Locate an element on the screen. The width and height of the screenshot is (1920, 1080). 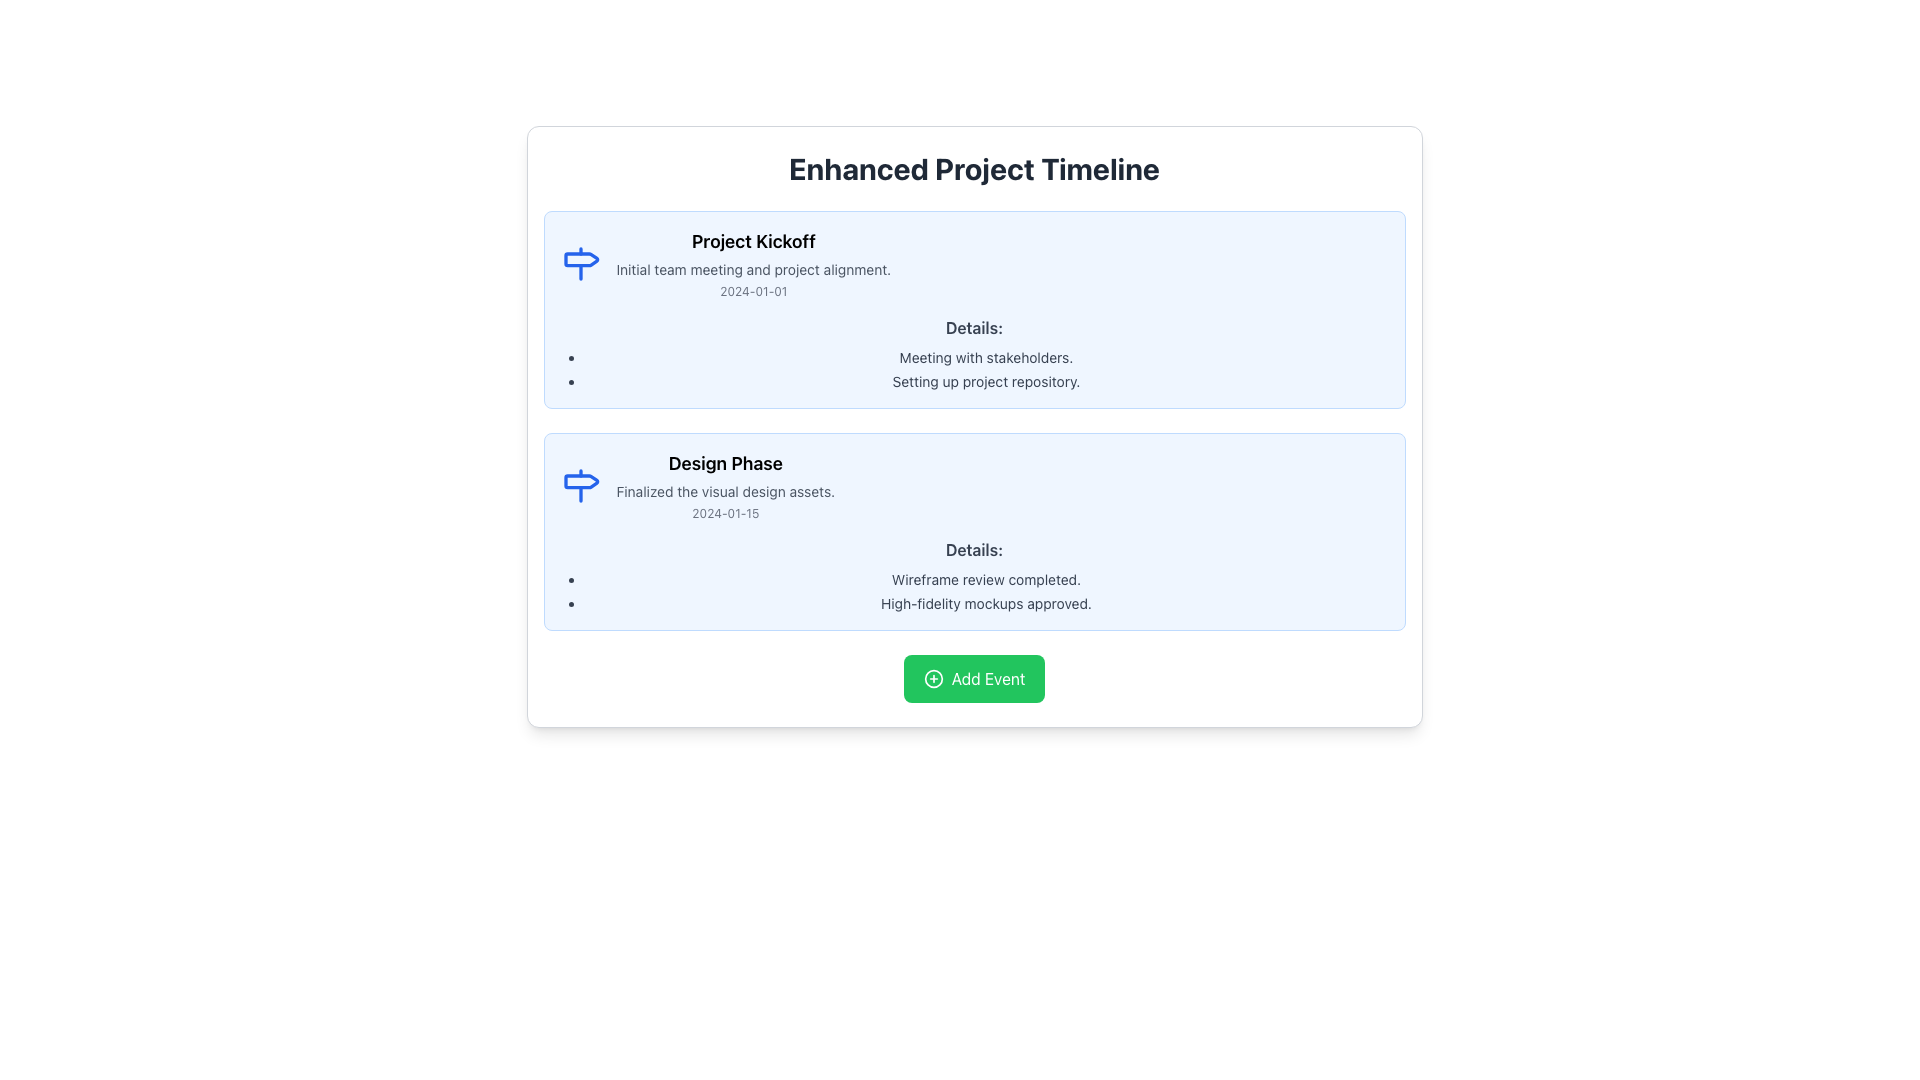
the 'Project Kickoff' milestone icon in the timeline interface, which is located to the left of the 'Project Kickoff' title is located at coordinates (579, 262).